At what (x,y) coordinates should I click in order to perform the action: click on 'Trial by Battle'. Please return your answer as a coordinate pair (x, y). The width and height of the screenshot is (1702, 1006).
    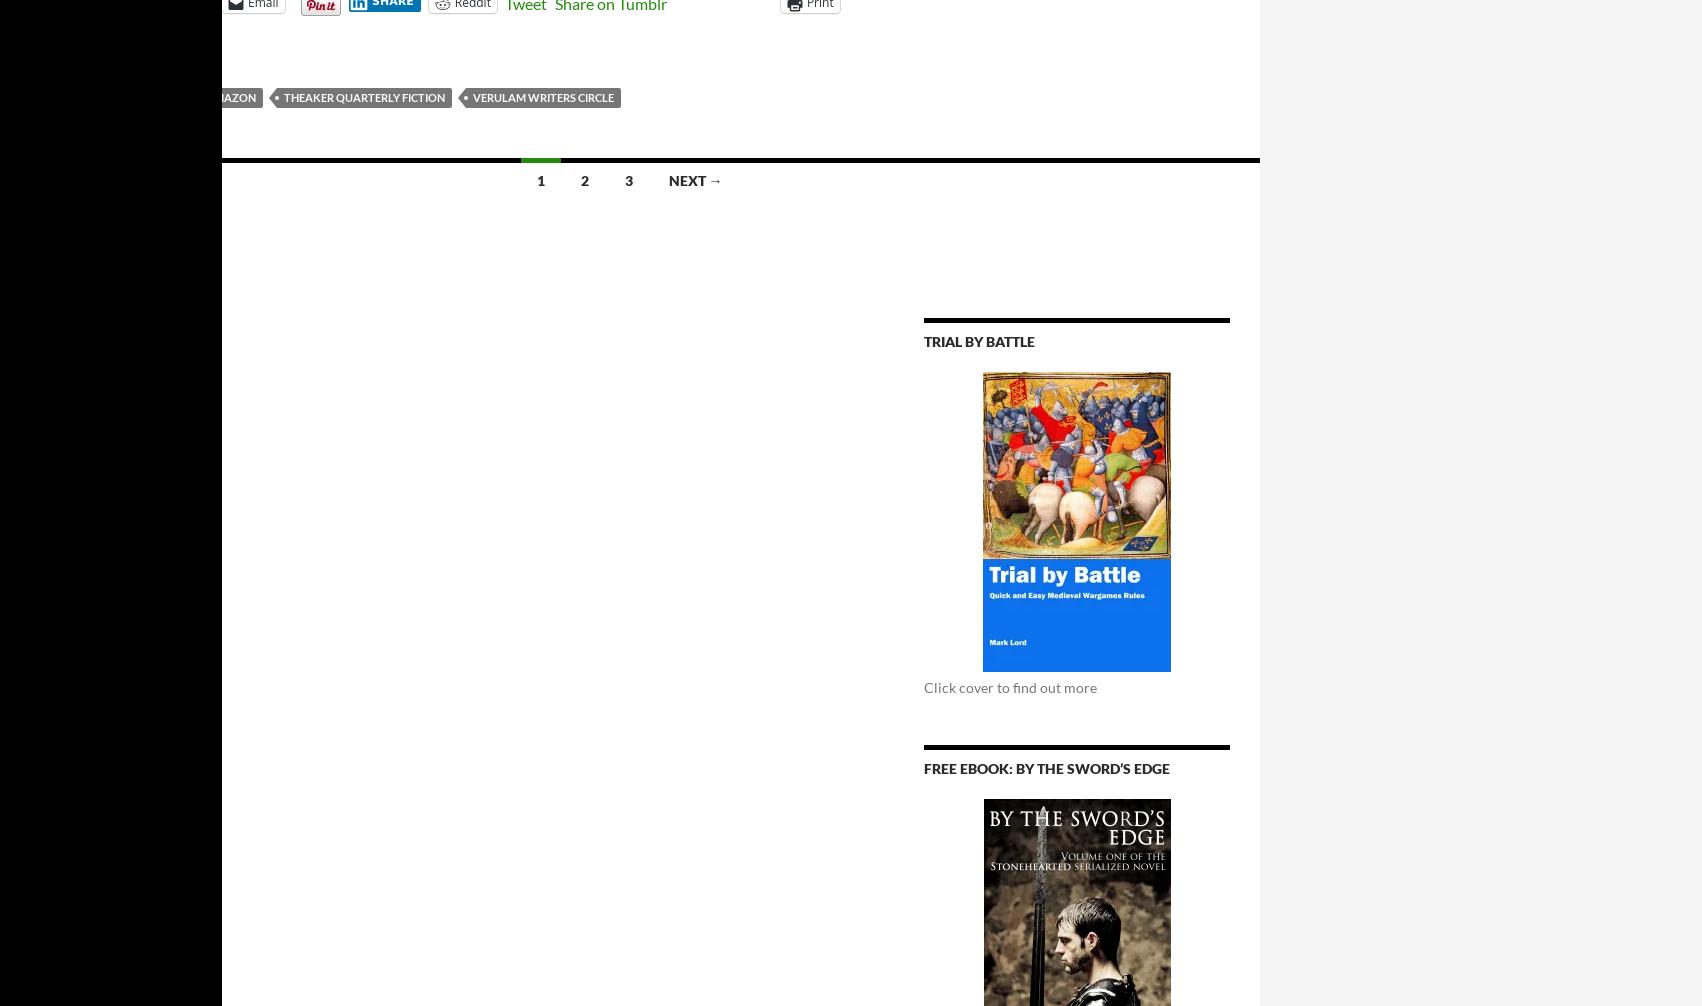
    Looking at the image, I should click on (924, 340).